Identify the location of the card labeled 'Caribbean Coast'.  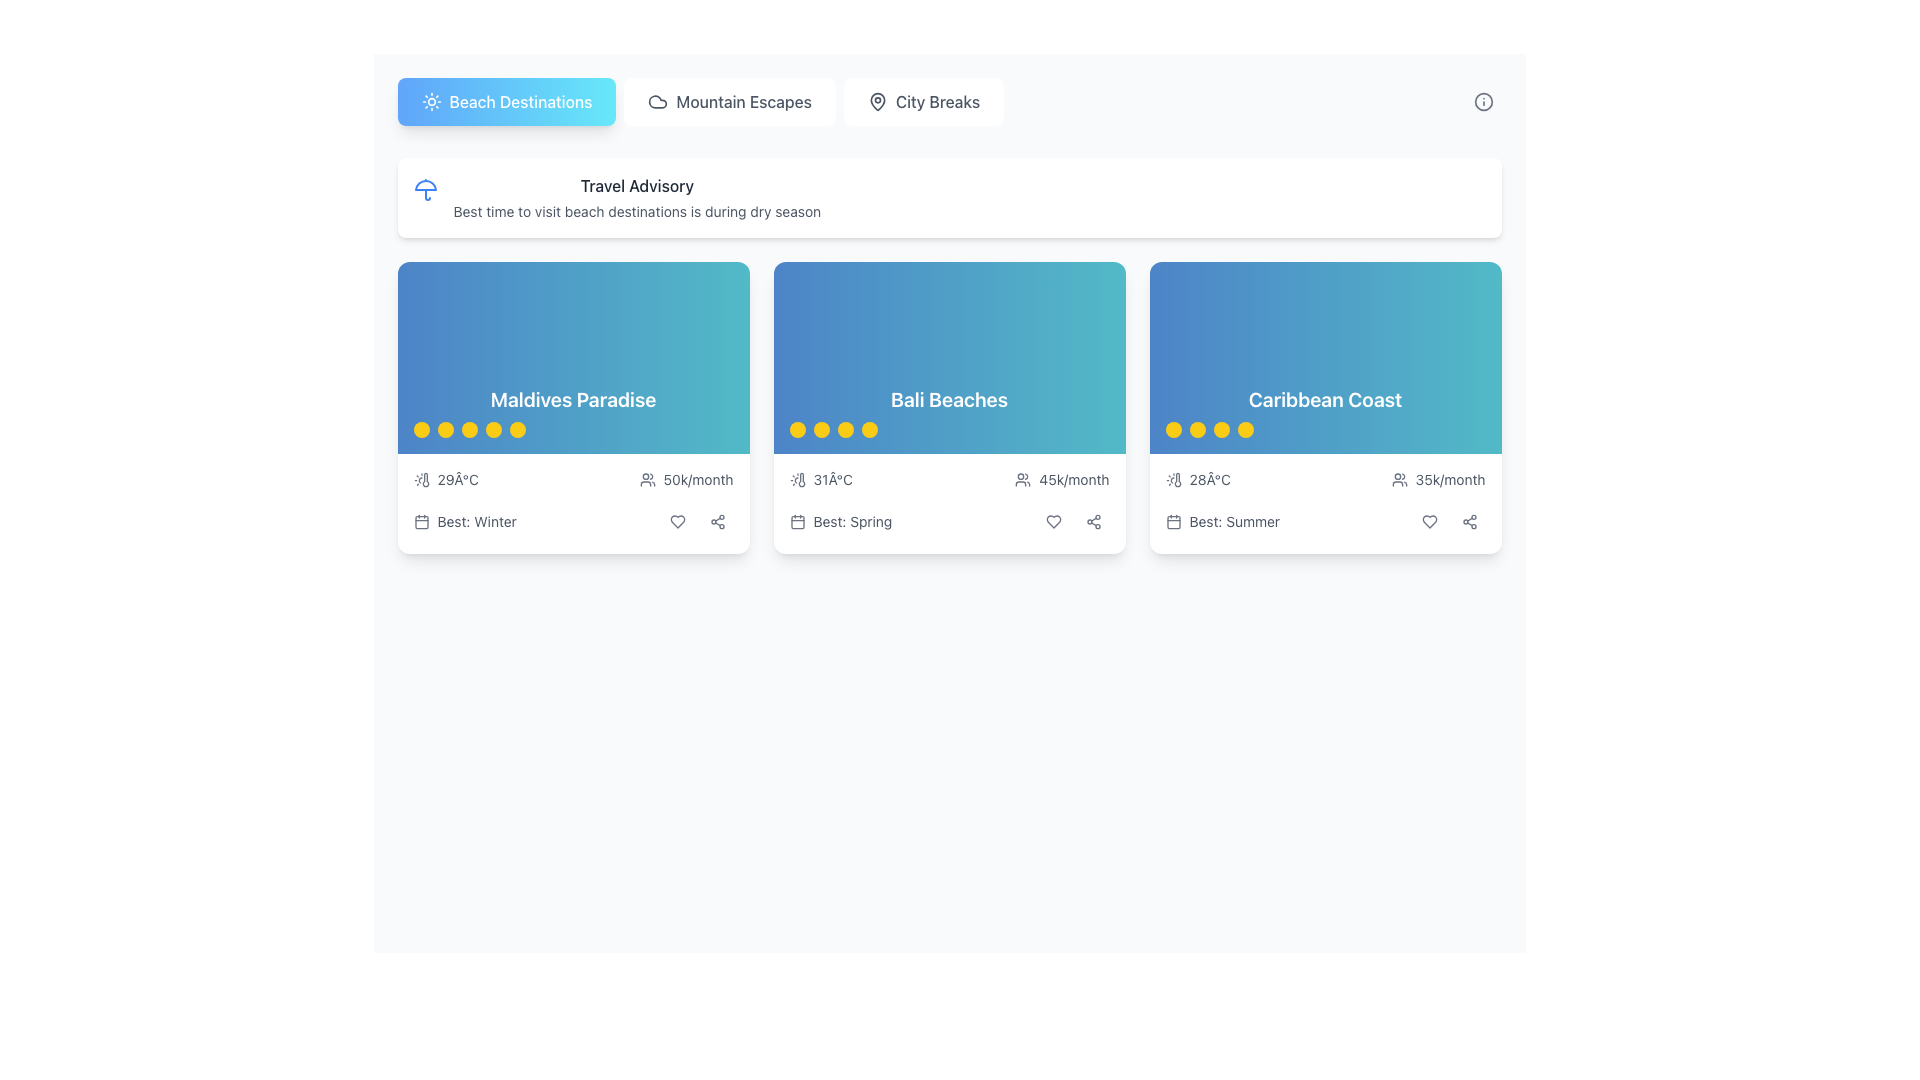
(1325, 411).